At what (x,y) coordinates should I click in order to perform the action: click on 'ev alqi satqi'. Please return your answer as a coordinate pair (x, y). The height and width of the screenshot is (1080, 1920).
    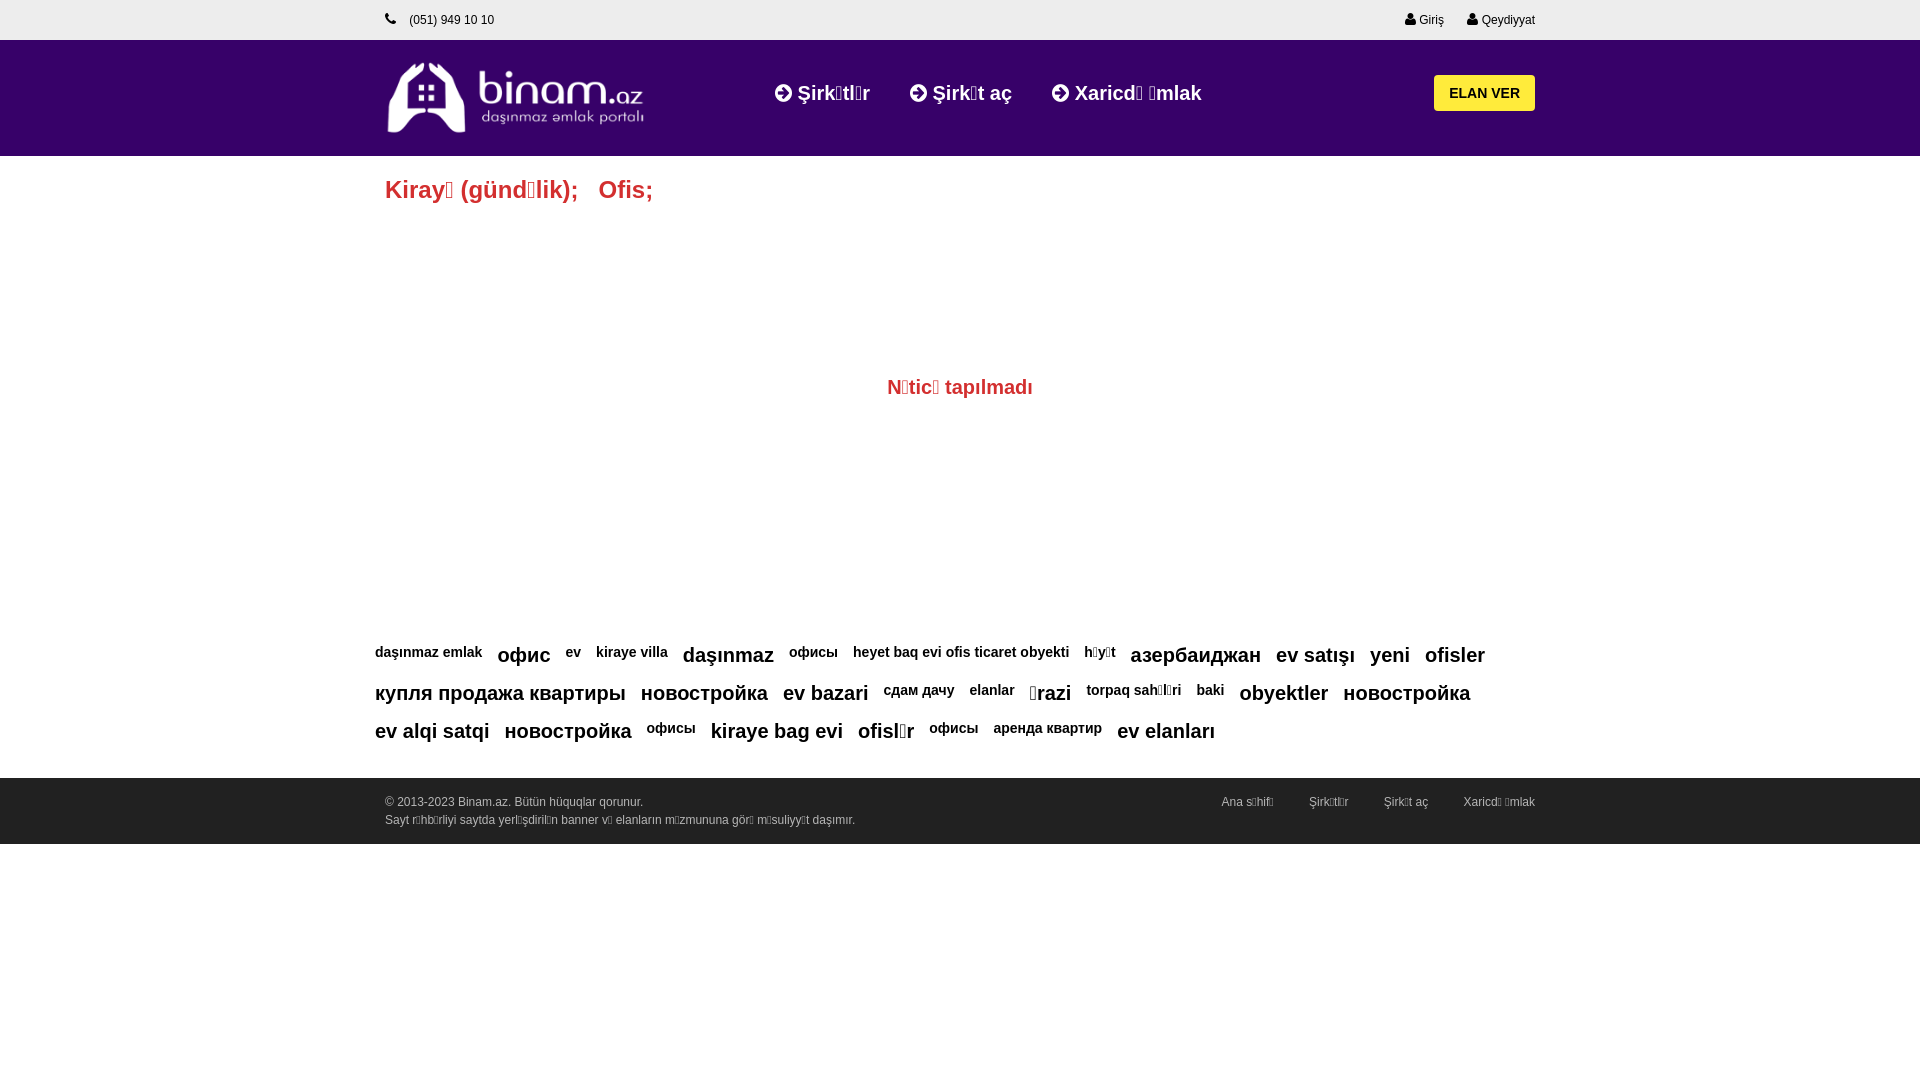
    Looking at the image, I should click on (431, 731).